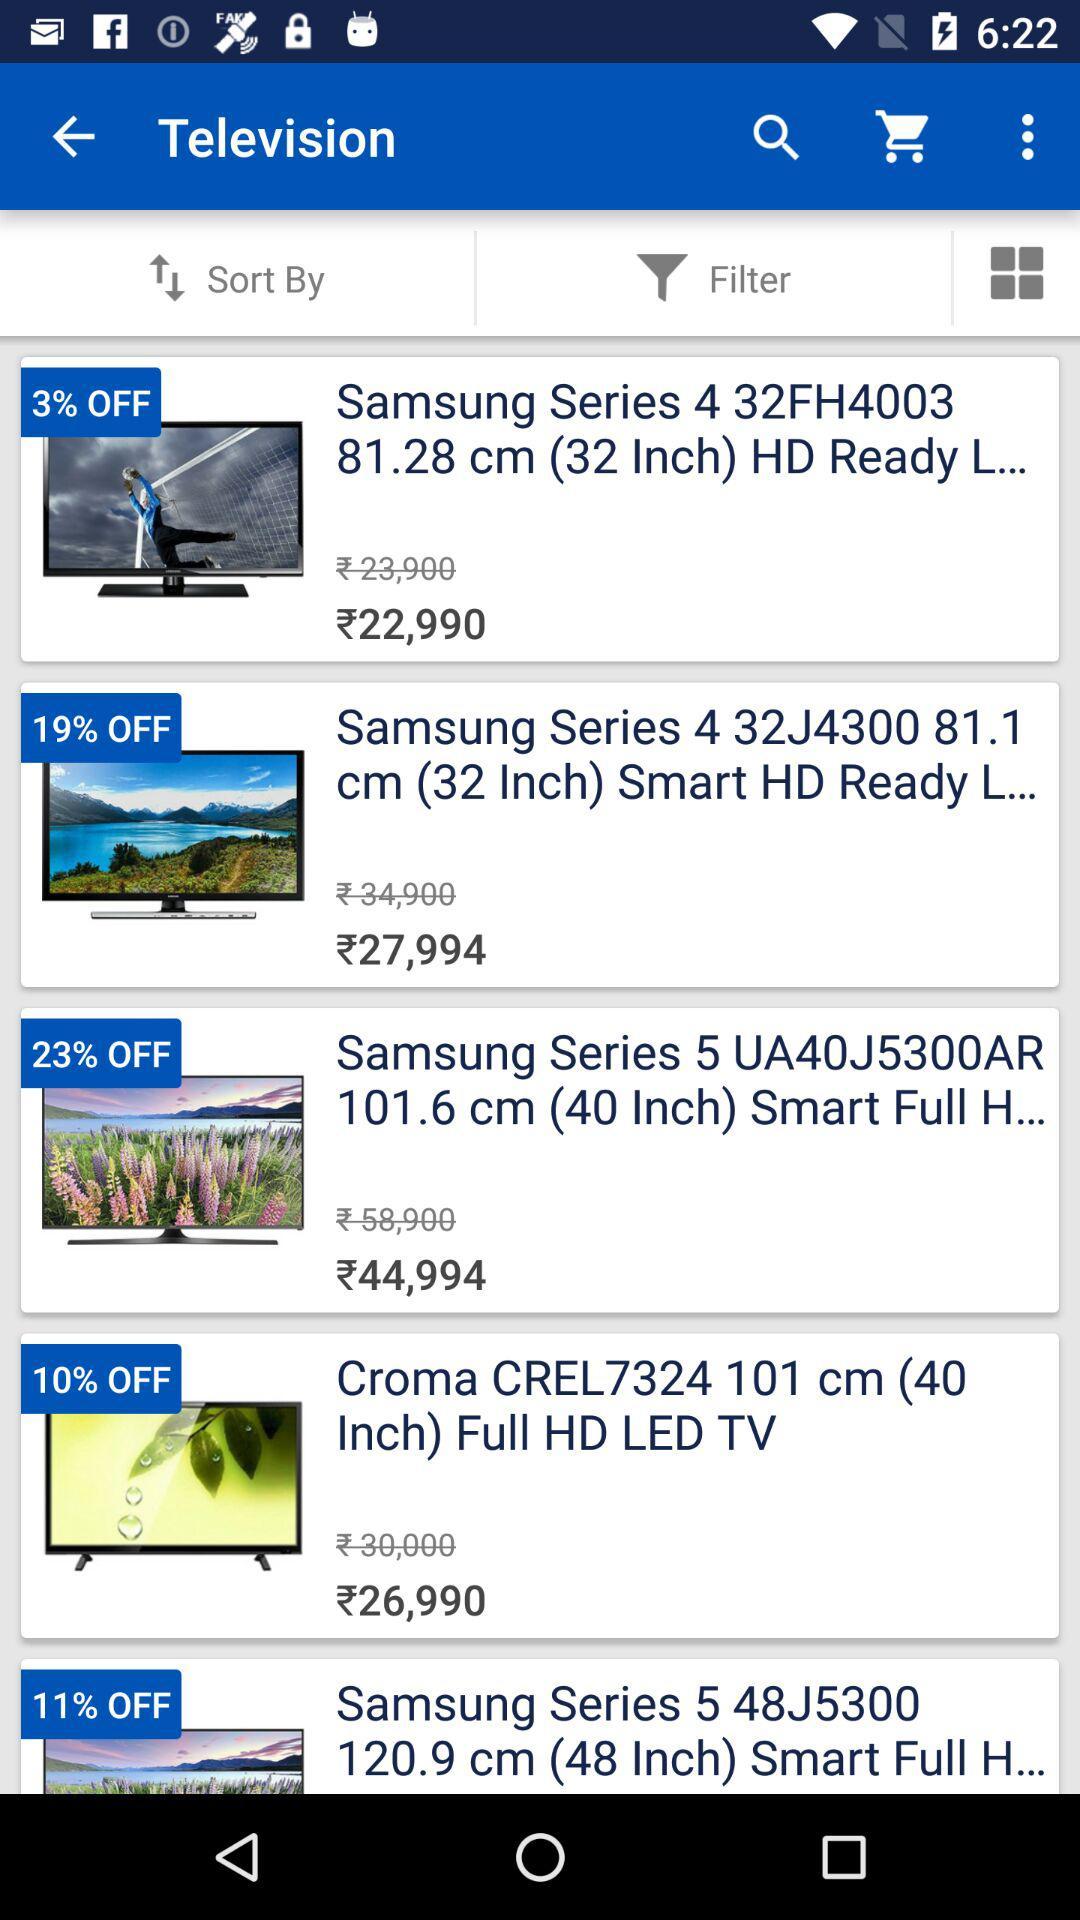  I want to click on the item to the left of television icon, so click(72, 135).